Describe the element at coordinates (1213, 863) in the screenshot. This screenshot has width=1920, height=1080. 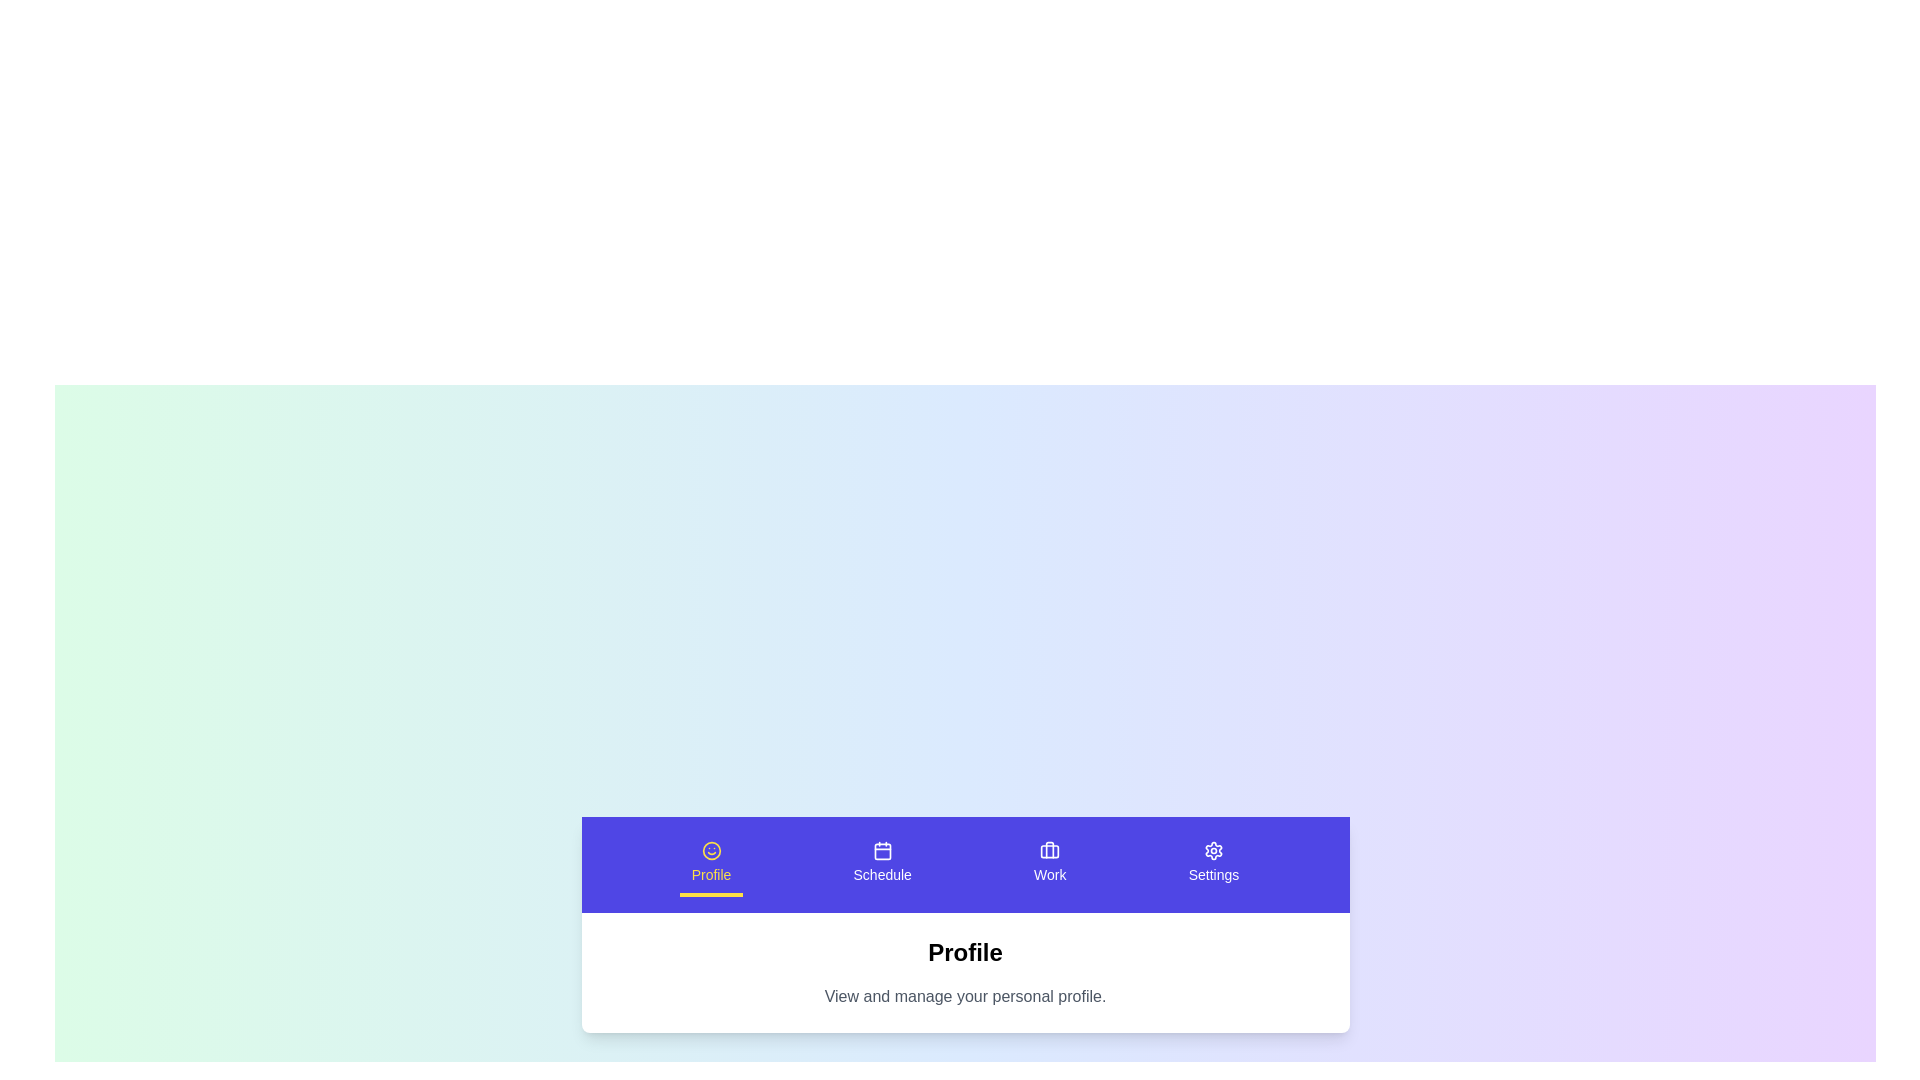
I see `the tab labeled Settings` at that location.